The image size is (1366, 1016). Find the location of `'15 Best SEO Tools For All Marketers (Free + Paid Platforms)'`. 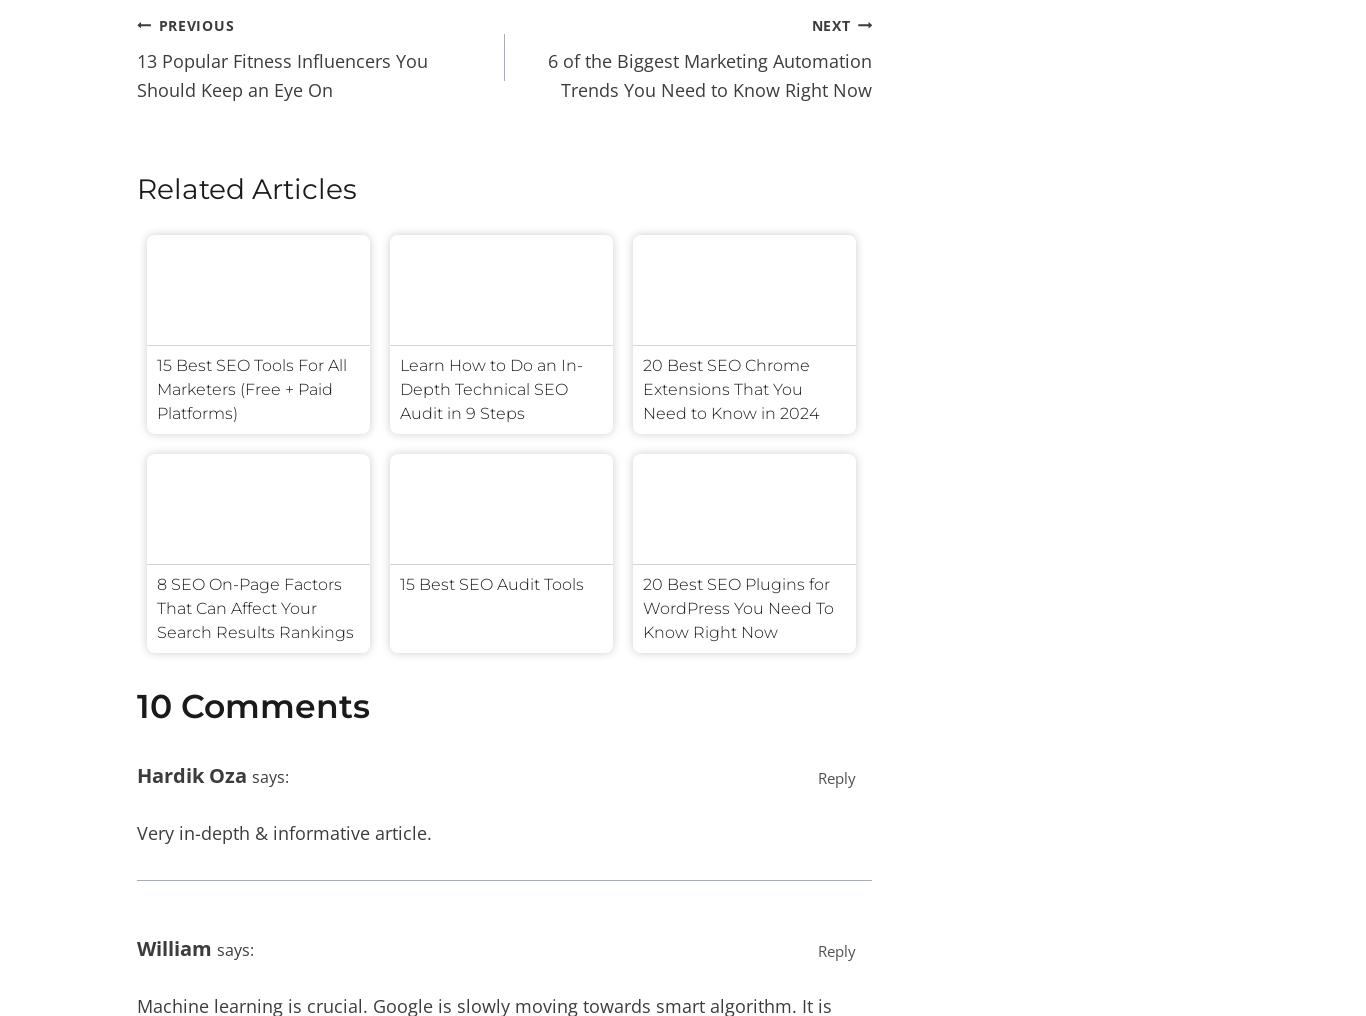

'15 Best SEO Tools For All Marketers (Free + Paid Platforms)' is located at coordinates (252, 388).